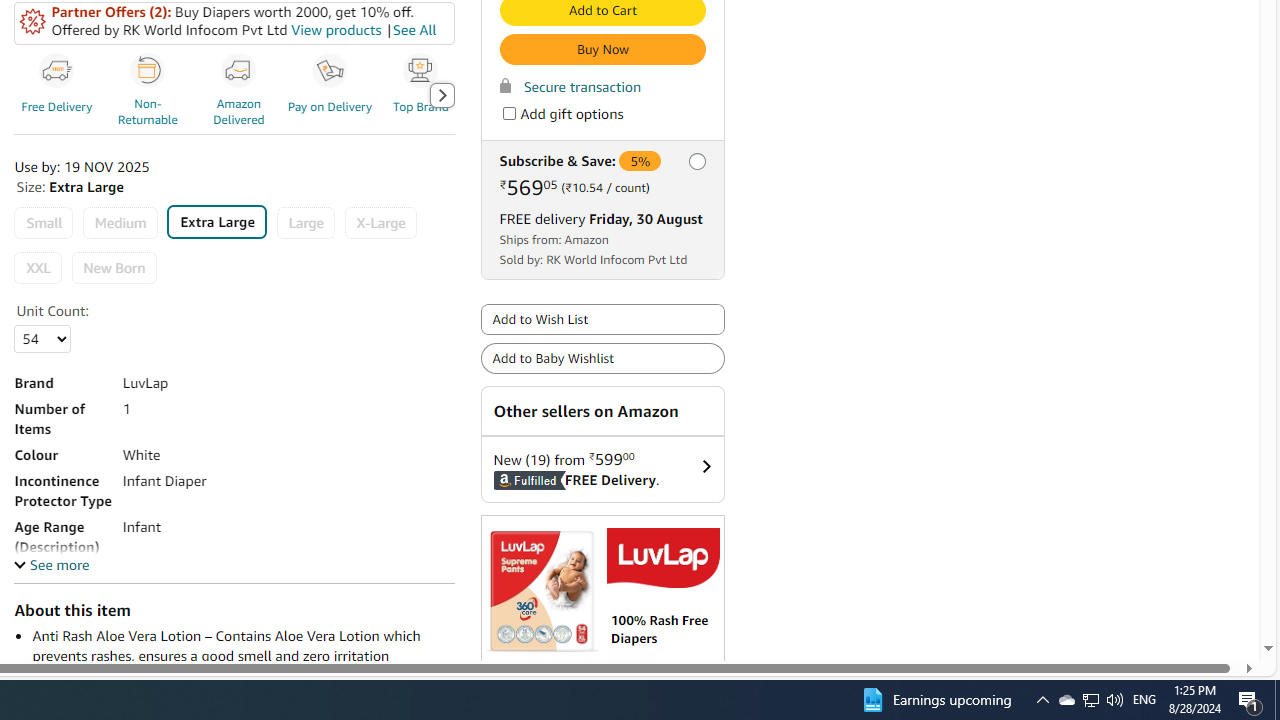  Describe the element at coordinates (504, 480) in the screenshot. I see `'Fulfilled'` at that location.